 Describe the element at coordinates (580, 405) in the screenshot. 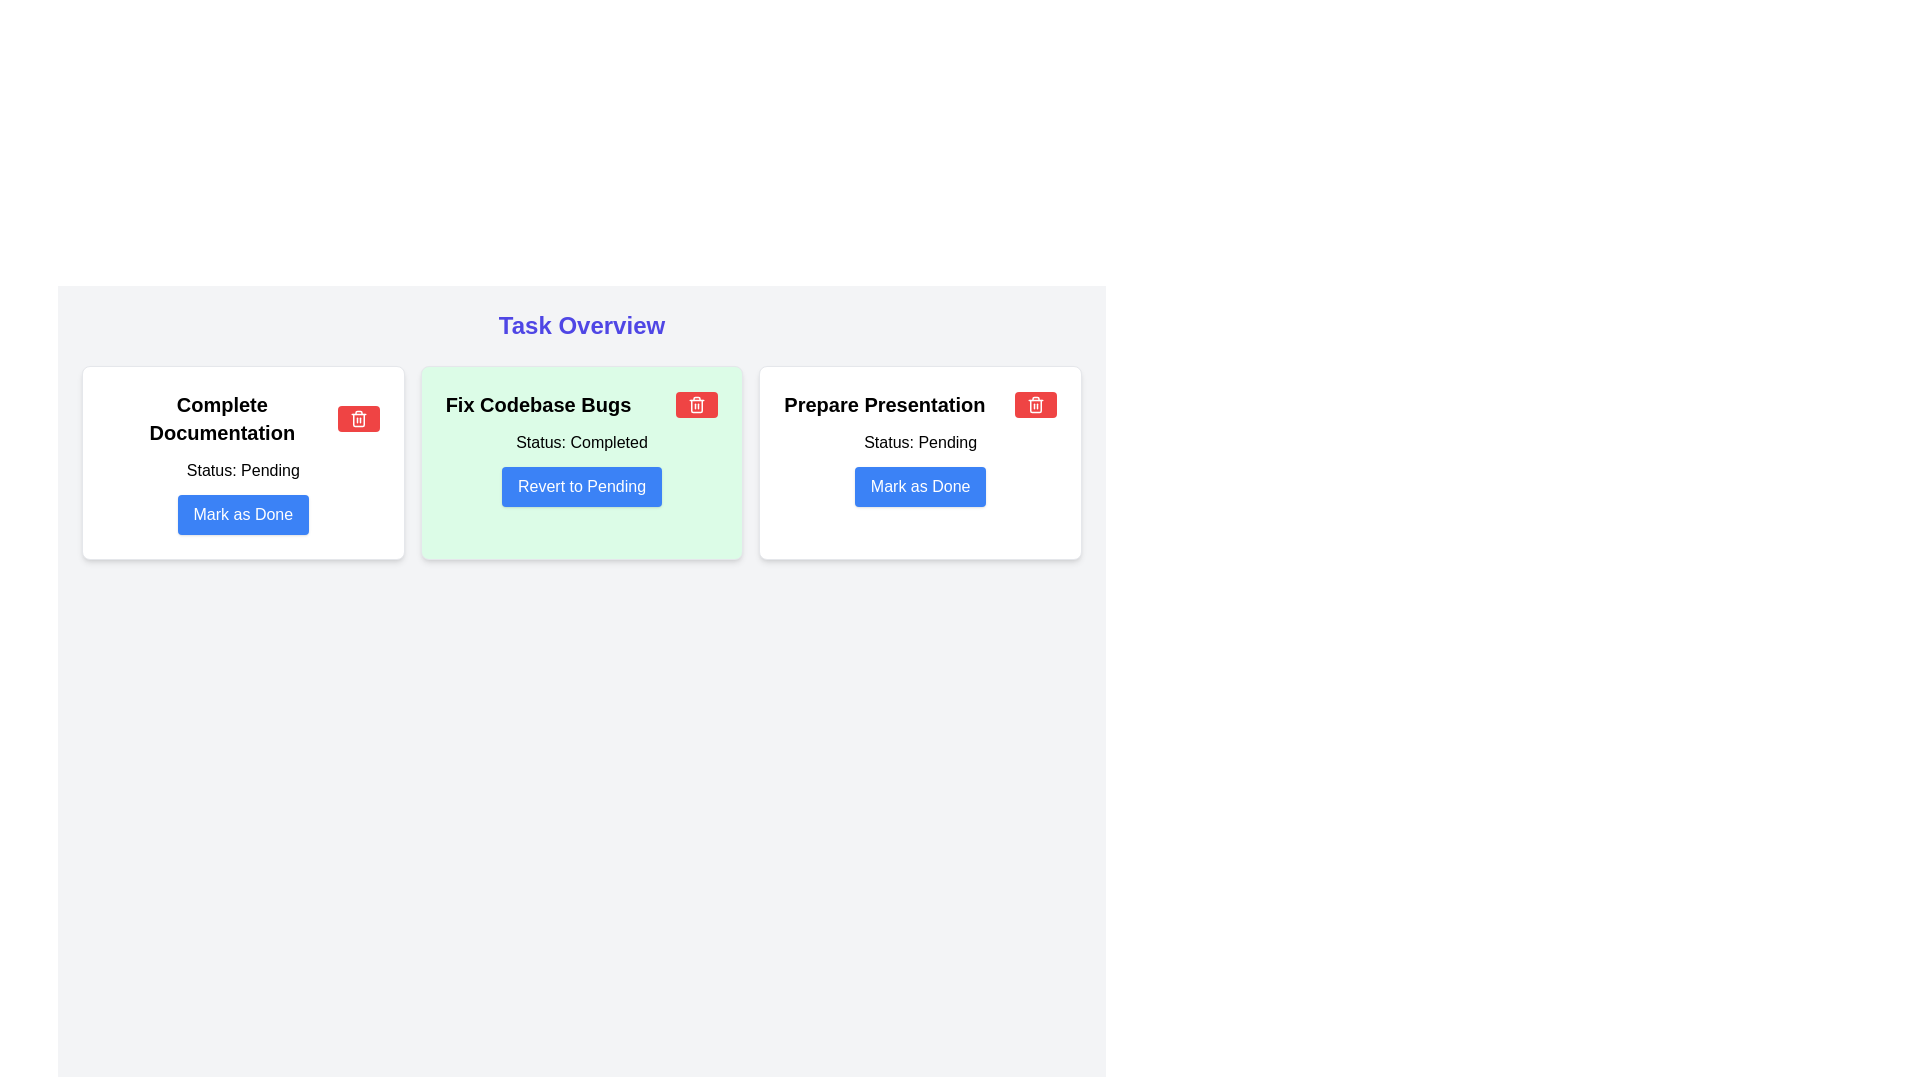

I see `the static text element displaying 'Fix Codebase Bugs' located at the top-center of the card with a light green background` at that location.